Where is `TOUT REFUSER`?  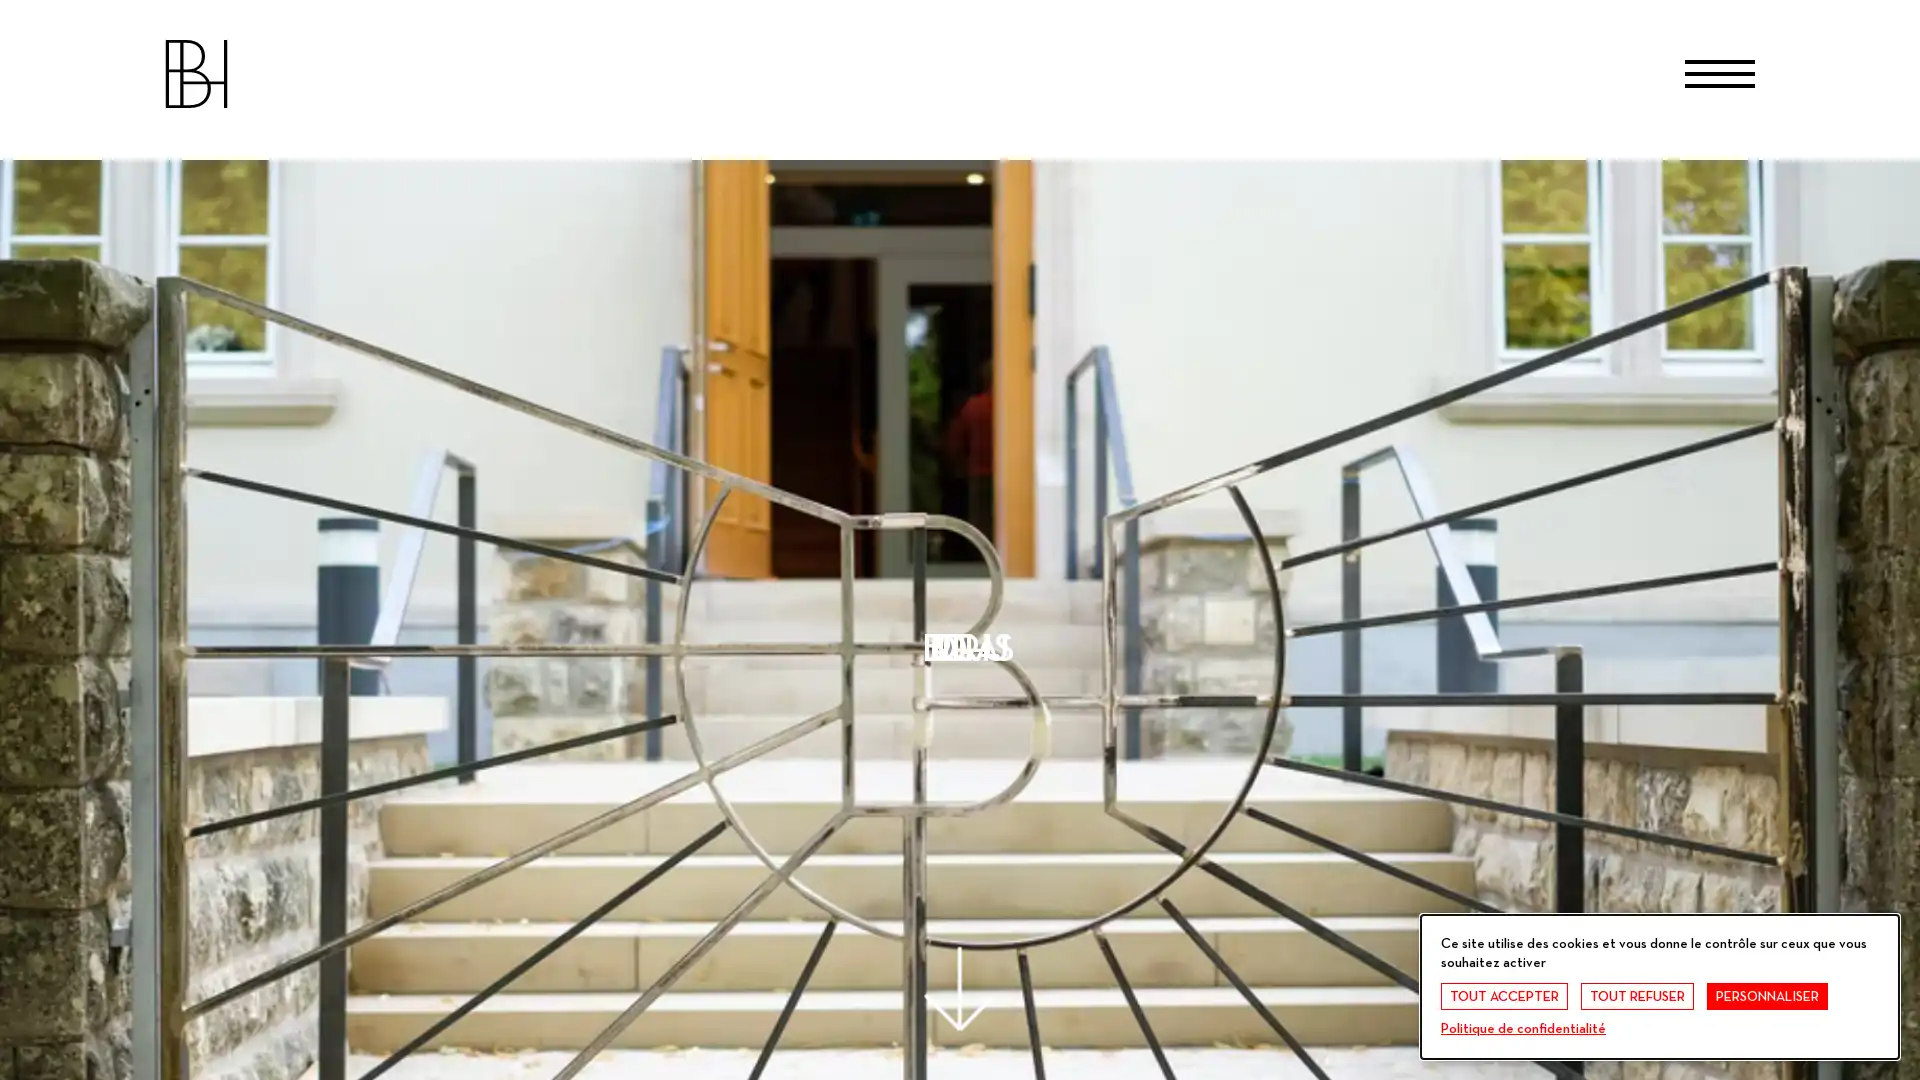
TOUT REFUSER is located at coordinates (1637, 996).